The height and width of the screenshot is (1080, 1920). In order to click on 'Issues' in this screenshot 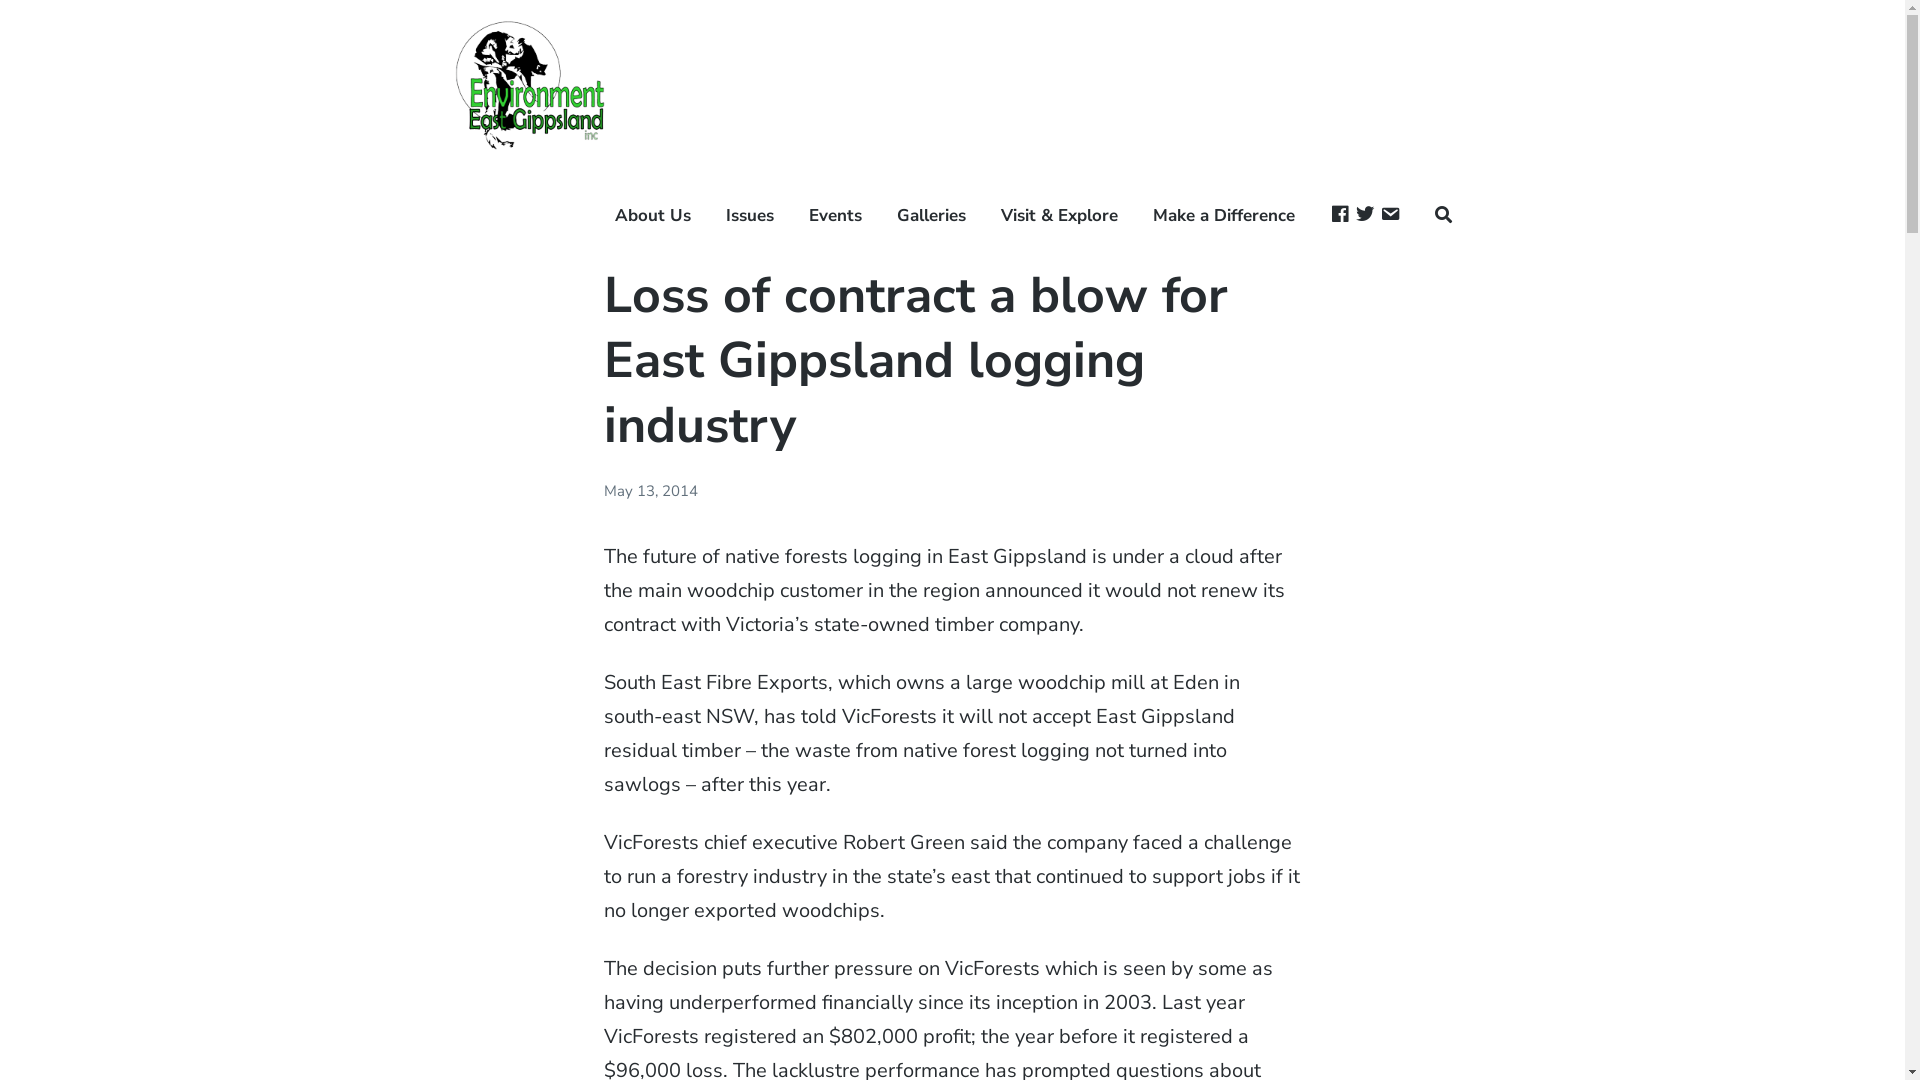, I will do `click(748, 216)`.